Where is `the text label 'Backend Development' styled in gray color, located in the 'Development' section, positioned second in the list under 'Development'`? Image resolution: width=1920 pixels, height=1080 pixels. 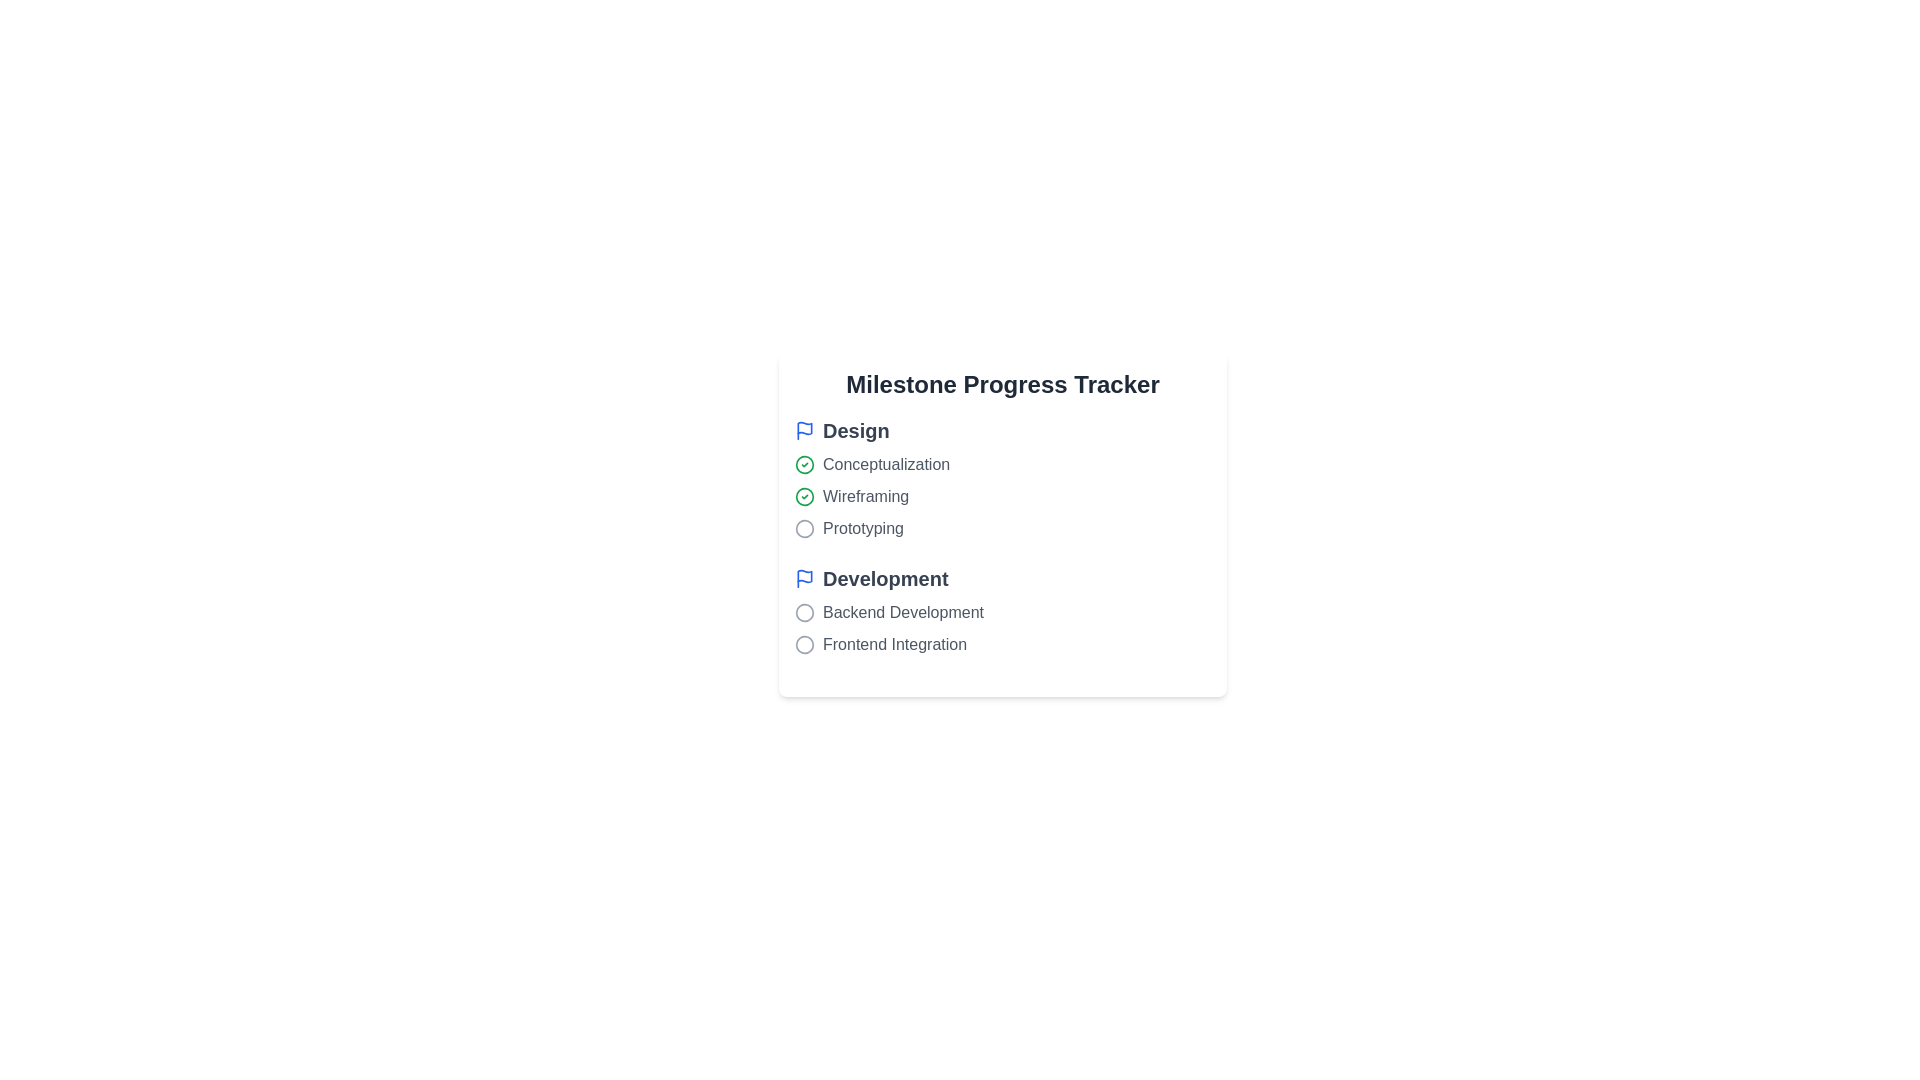 the text label 'Backend Development' styled in gray color, located in the 'Development' section, positioned second in the list under 'Development' is located at coordinates (902, 612).